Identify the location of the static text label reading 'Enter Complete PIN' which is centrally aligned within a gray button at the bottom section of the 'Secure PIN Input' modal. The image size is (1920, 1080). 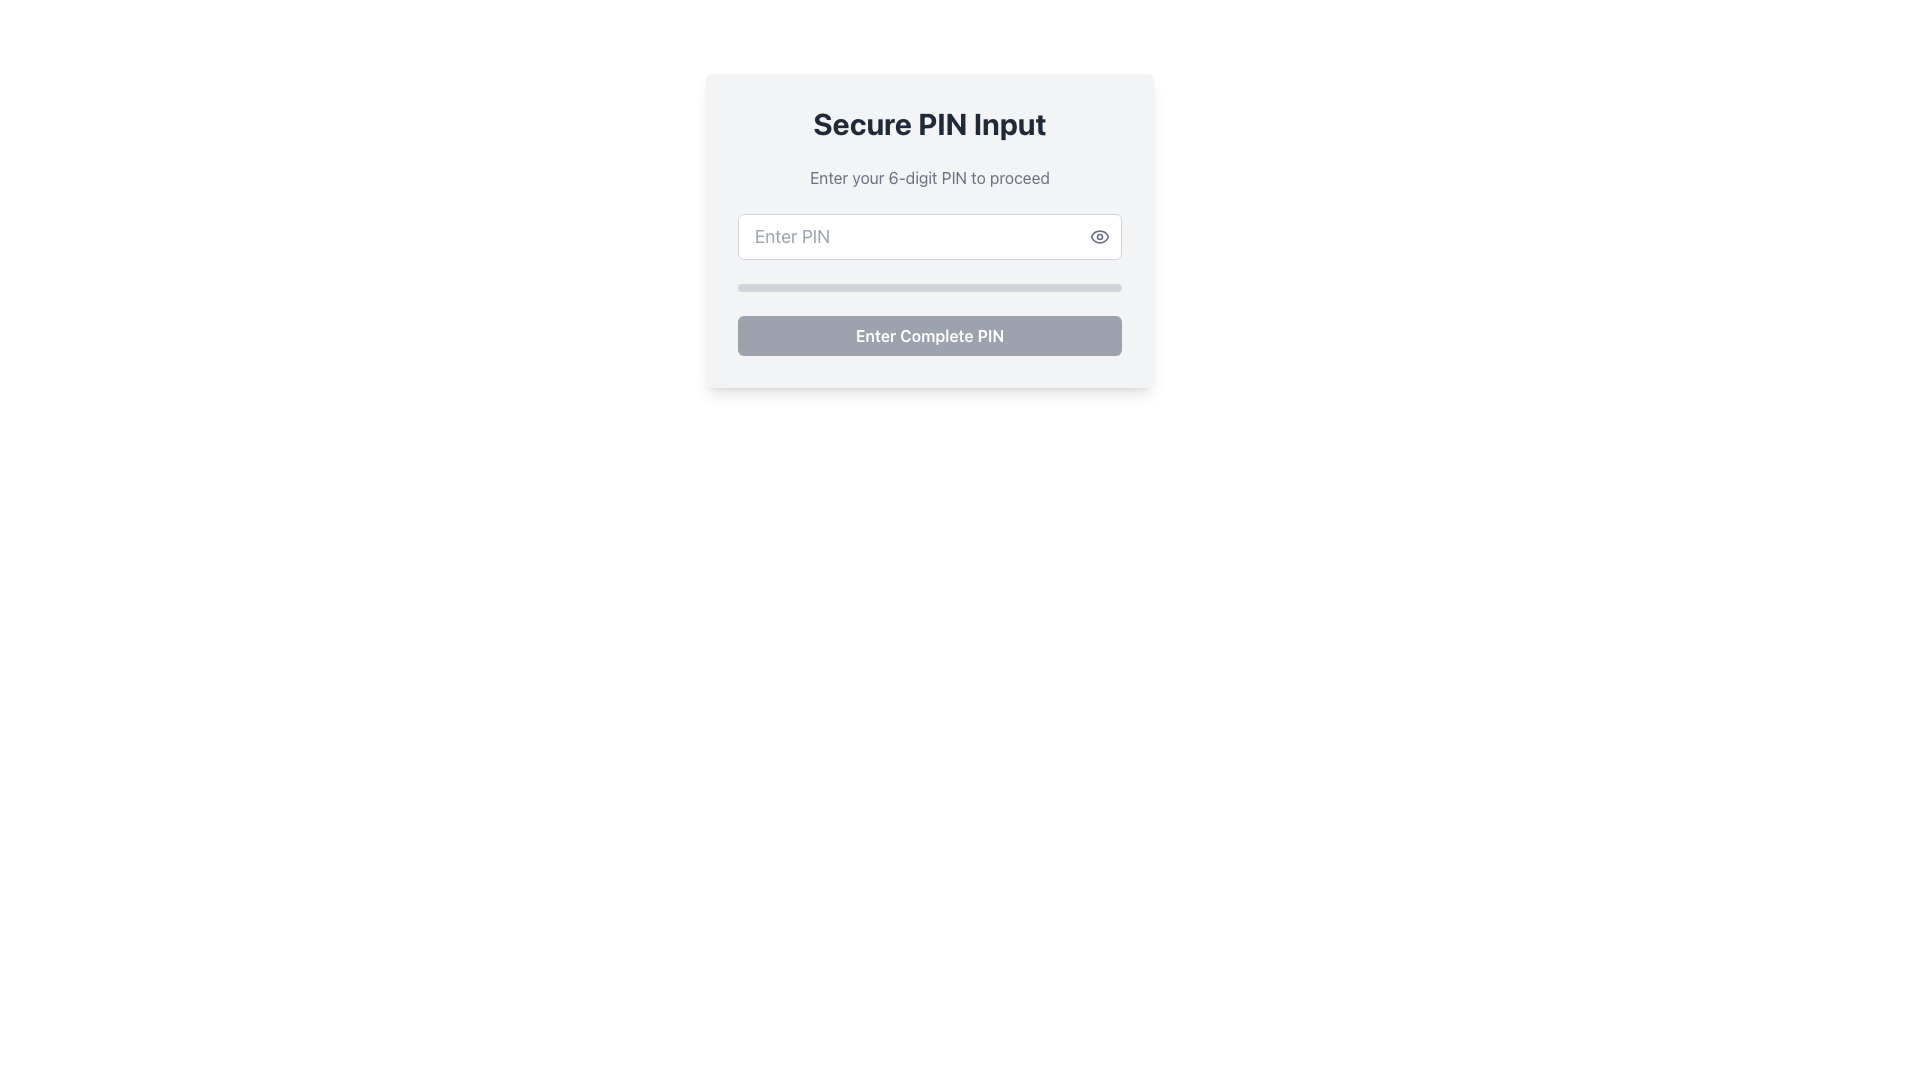
(929, 334).